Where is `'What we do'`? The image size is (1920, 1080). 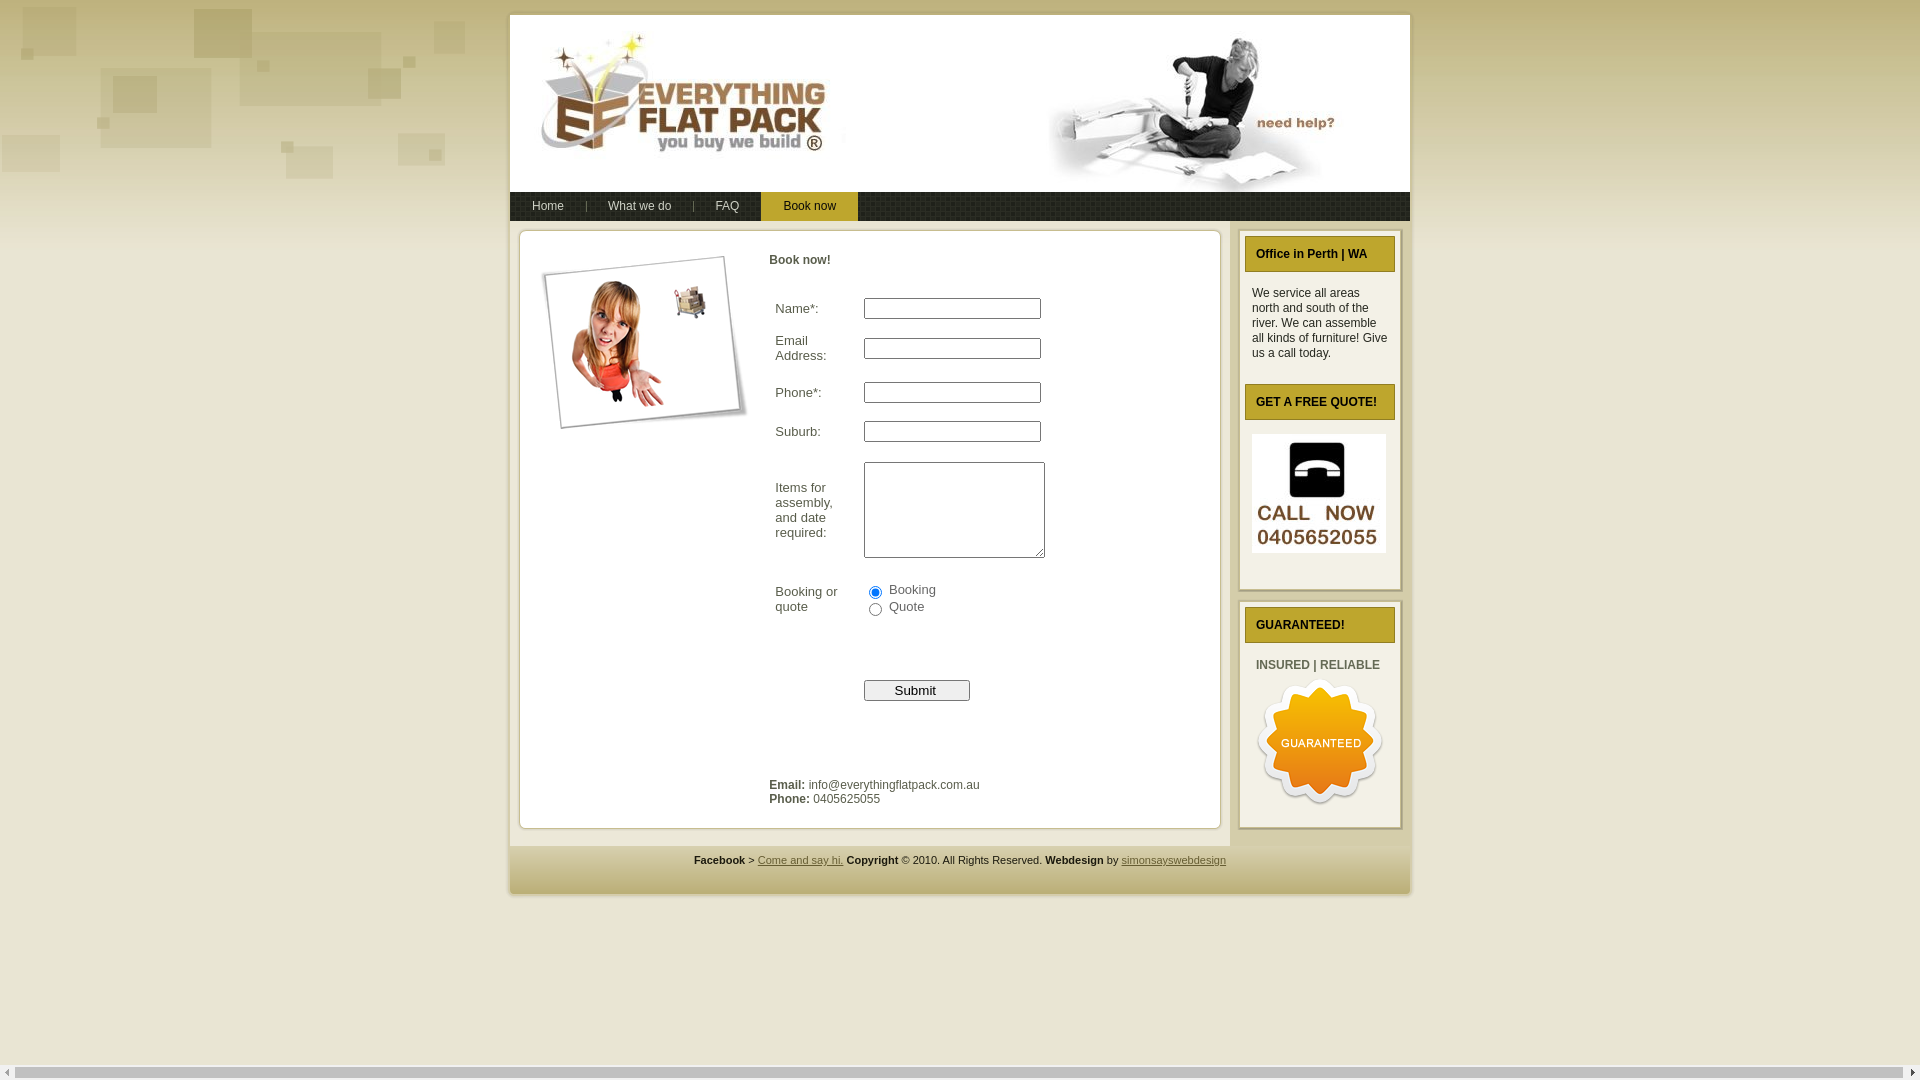 'What we do' is located at coordinates (638, 206).